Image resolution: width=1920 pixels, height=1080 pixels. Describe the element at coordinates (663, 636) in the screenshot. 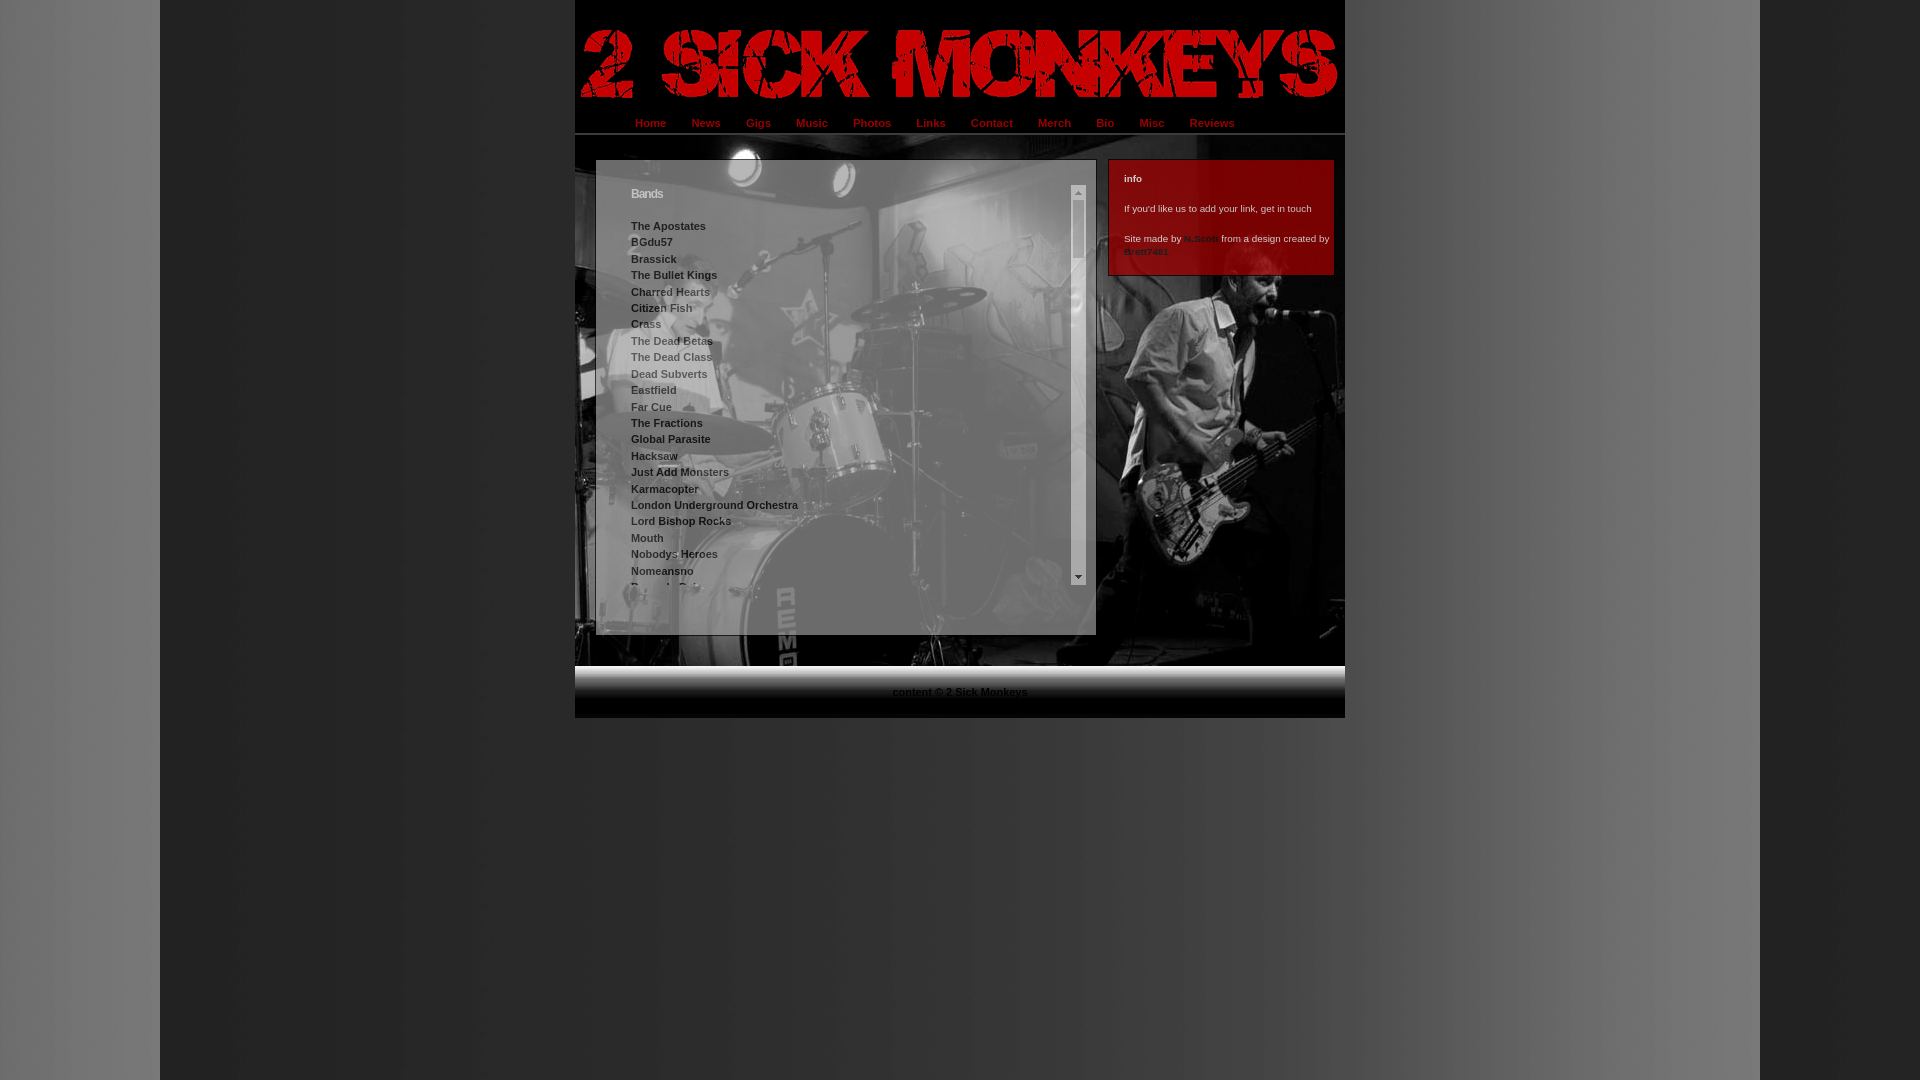

I see `'The Restarts'` at that location.